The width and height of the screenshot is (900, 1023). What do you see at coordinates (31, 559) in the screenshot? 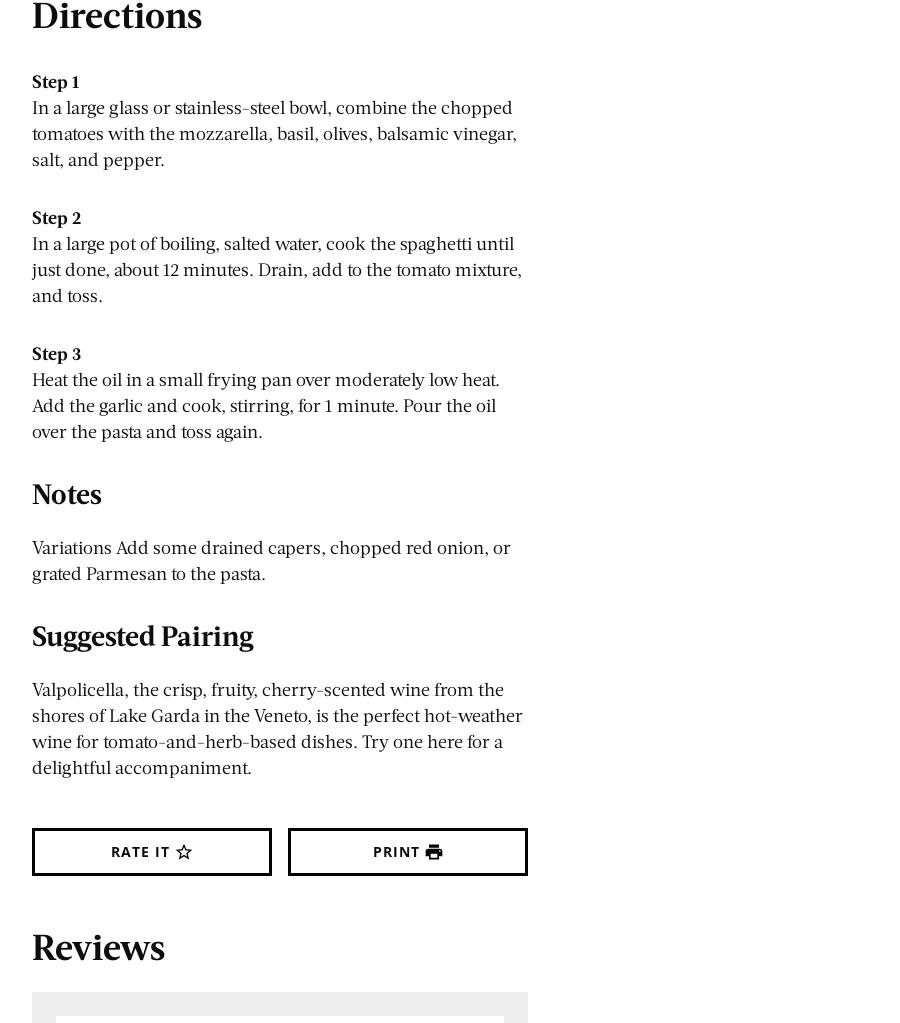
I see `'Variations Add some drained capers, chopped red onion, or grated Parmesan to the pasta.'` at bounding box center [31, 559].